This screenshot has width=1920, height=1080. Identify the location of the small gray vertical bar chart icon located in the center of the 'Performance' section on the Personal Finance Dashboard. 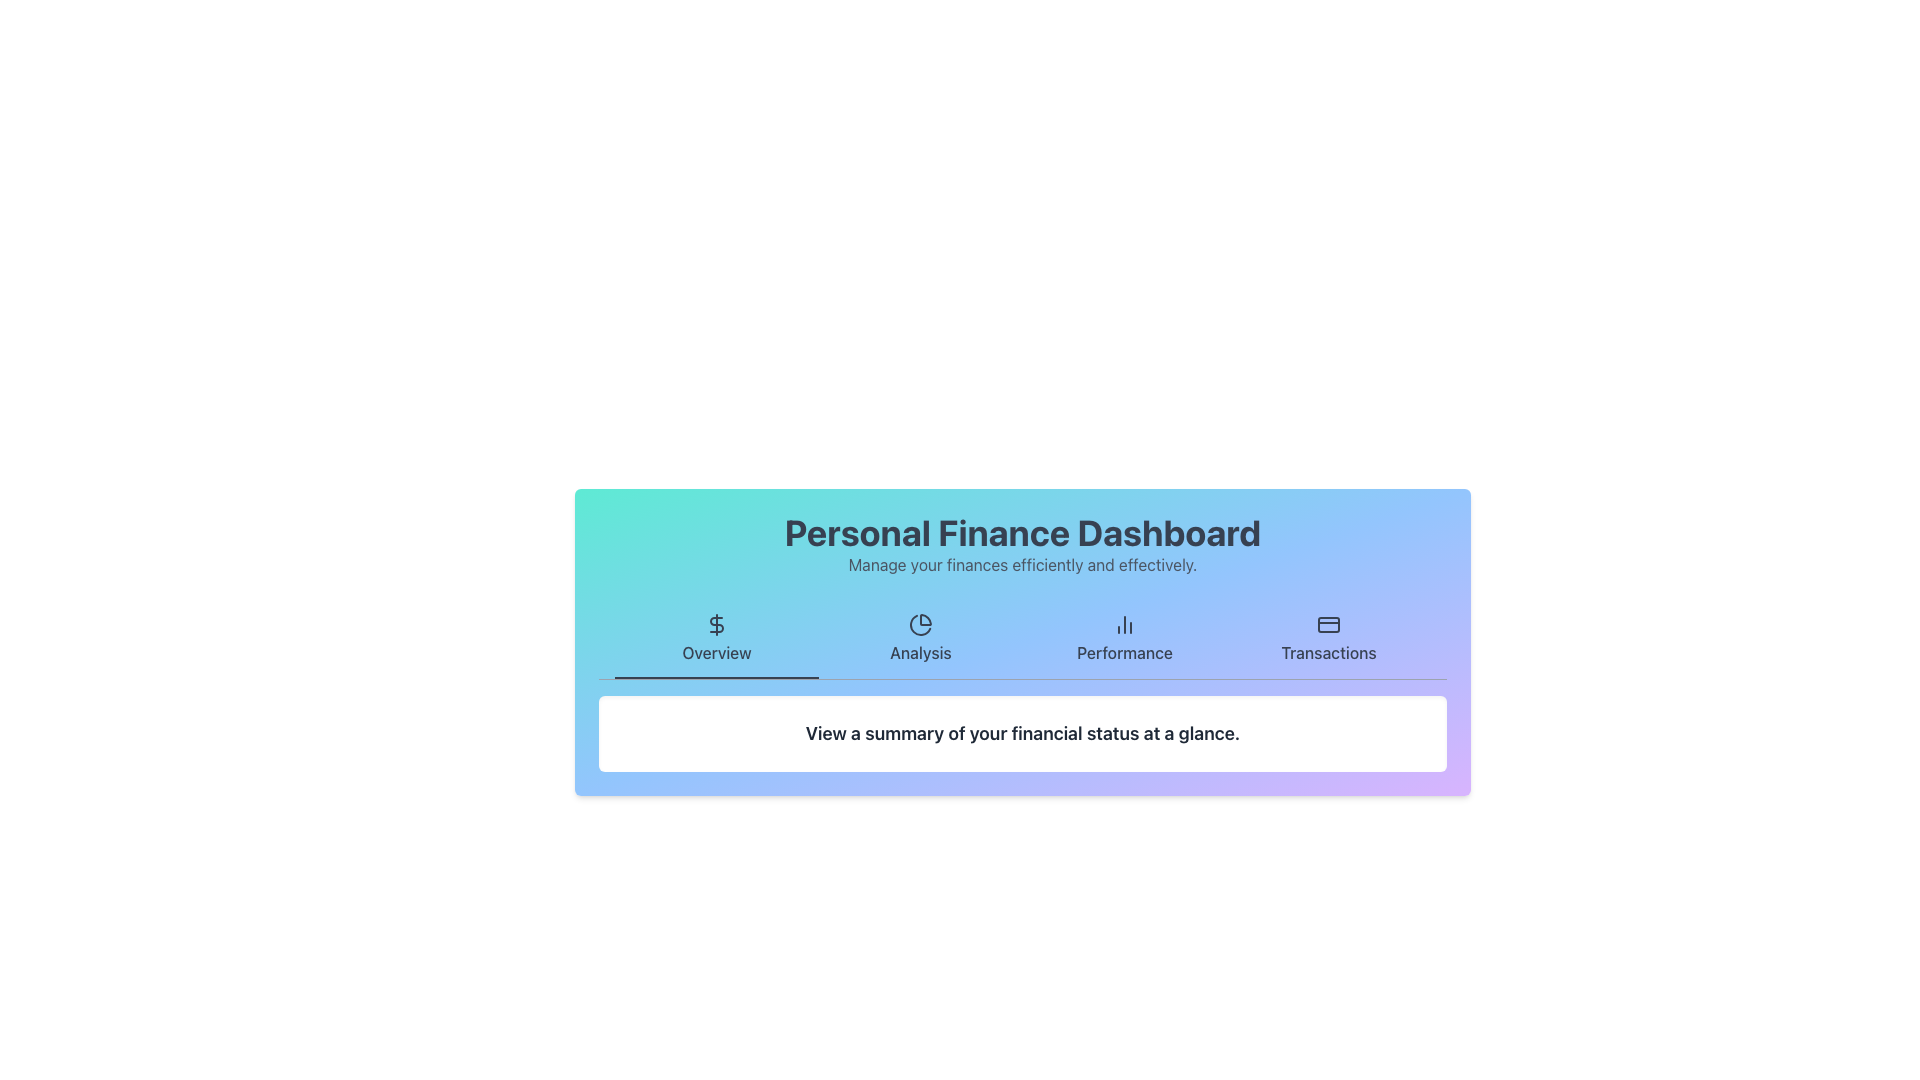
(1124, 623).